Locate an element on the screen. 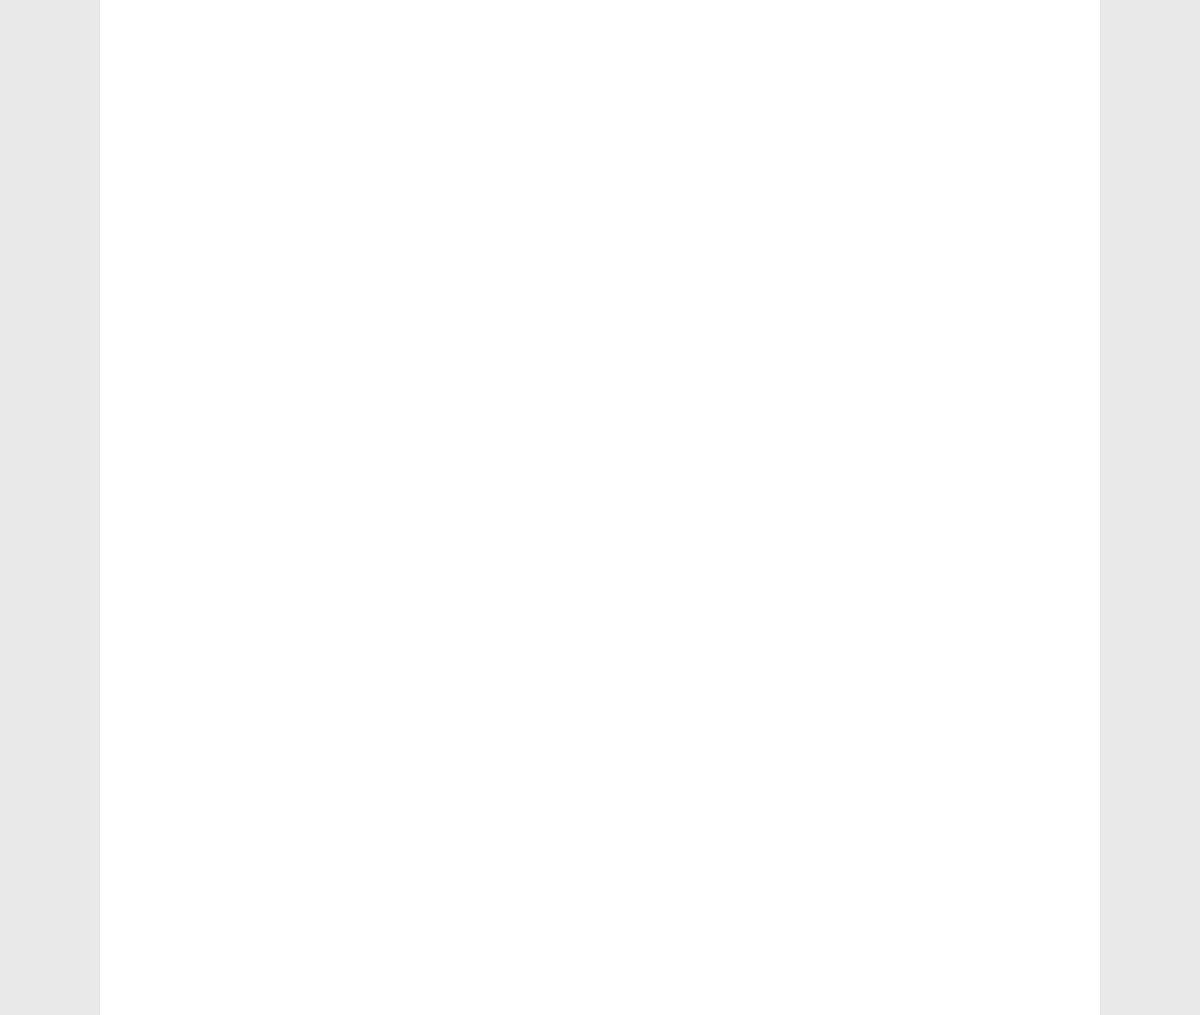 The height and width of the screenshot is (1015, 1200). 'You can Become Rich Also' is located at coordinates (939, 131).